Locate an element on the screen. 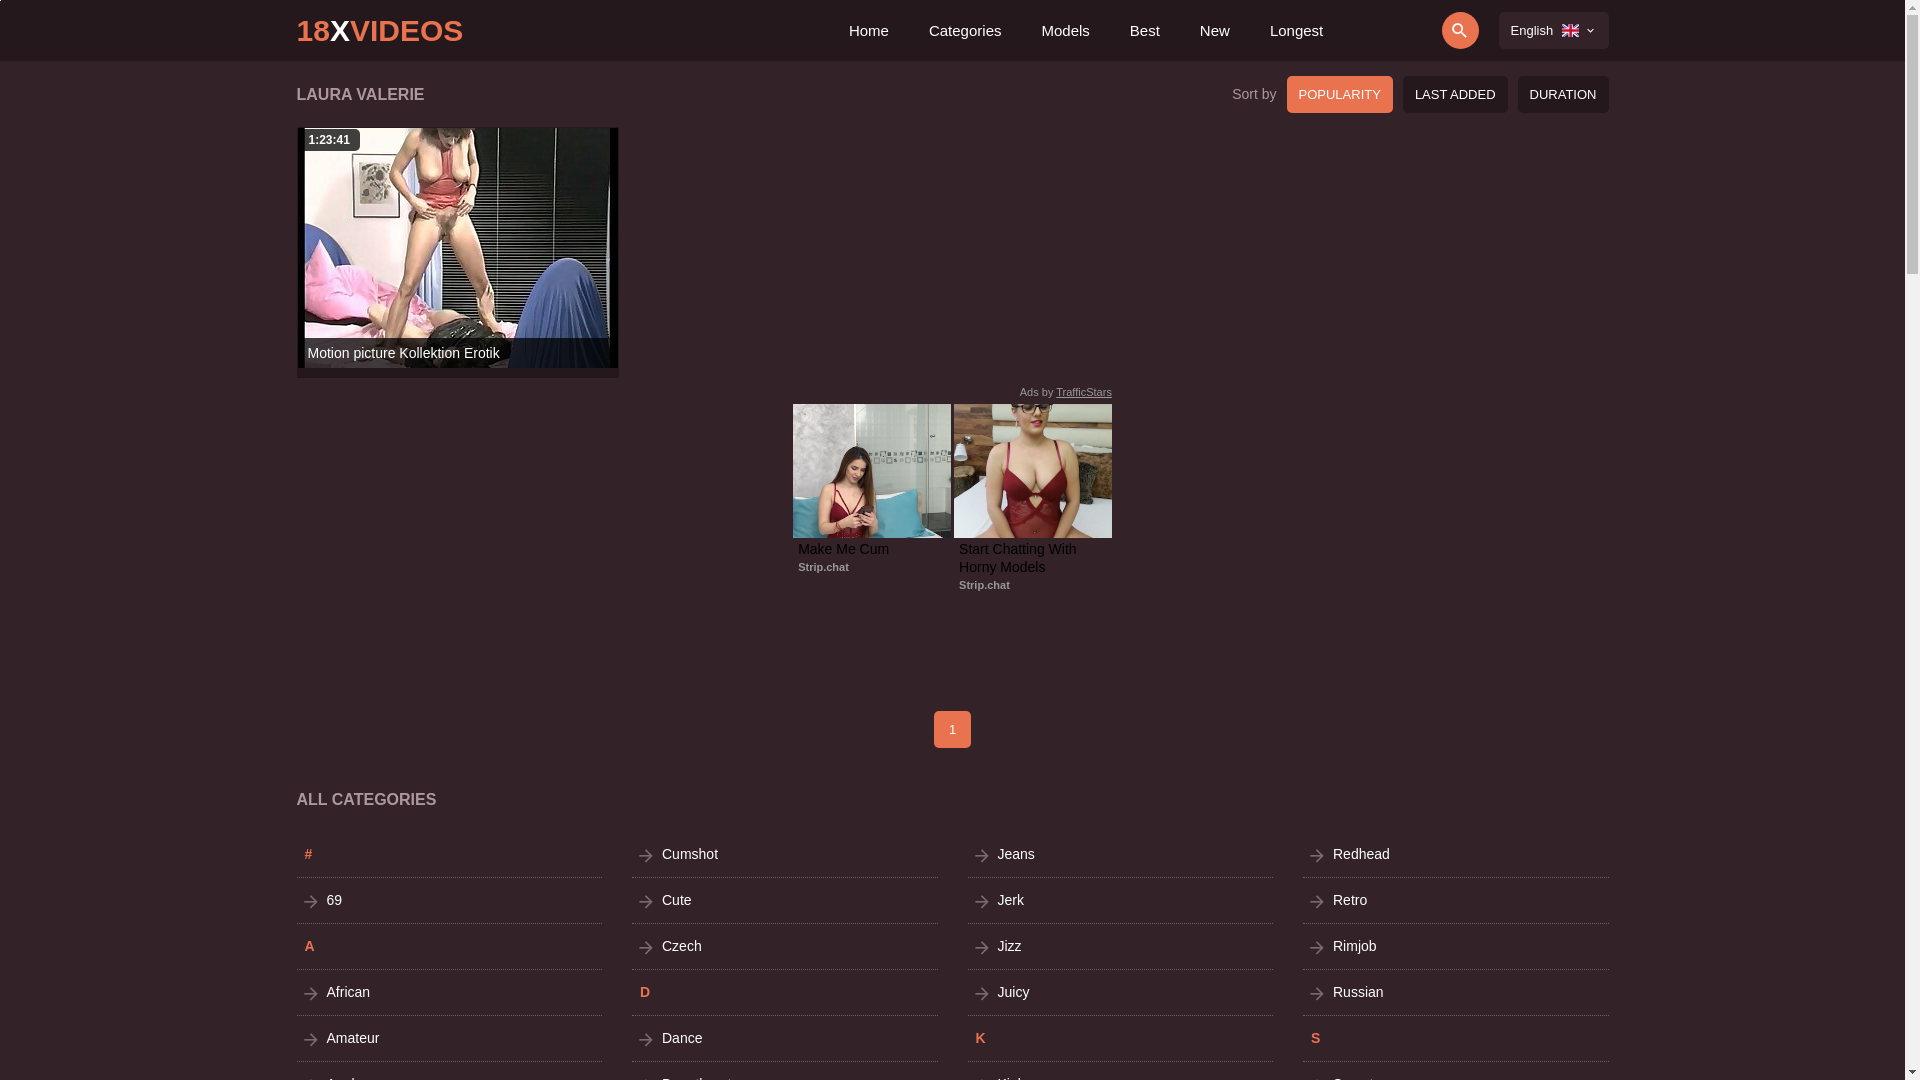 The width and height of the screenshot is (1920, 1080). 'Categories' is located at coordinates (965, 30).